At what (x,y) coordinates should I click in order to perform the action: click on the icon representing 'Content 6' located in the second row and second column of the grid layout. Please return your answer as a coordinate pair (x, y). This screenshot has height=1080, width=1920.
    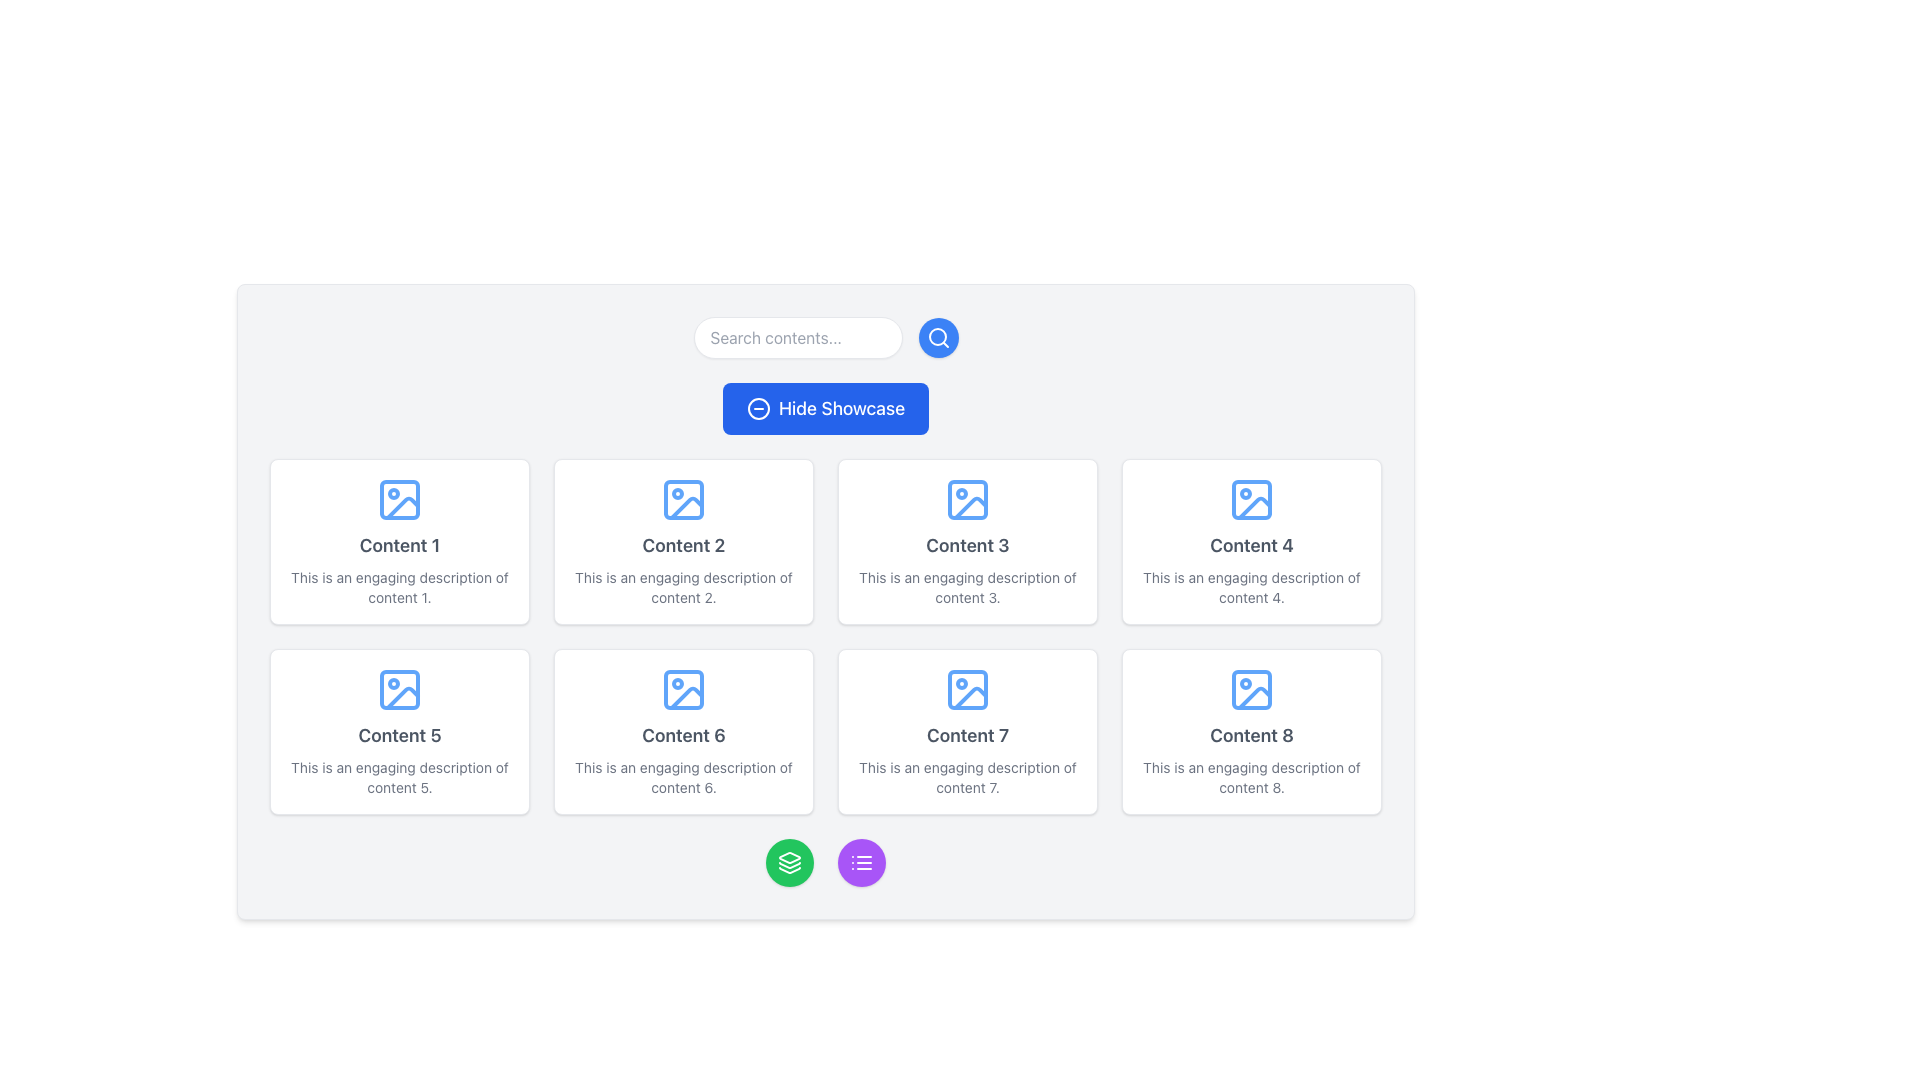
    Looking at the image, I should click on (684, 689).